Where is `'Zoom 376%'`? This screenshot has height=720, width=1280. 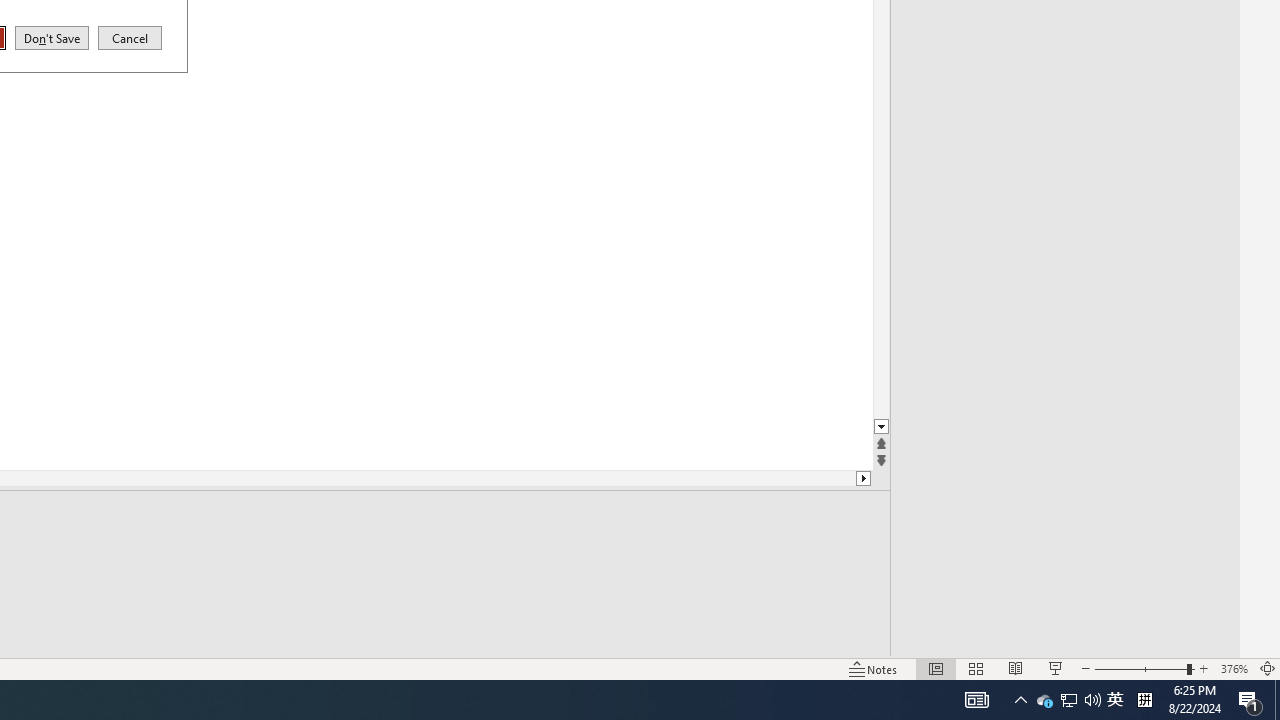
'Zoom 376%' is located at coordinates (1233, 669).